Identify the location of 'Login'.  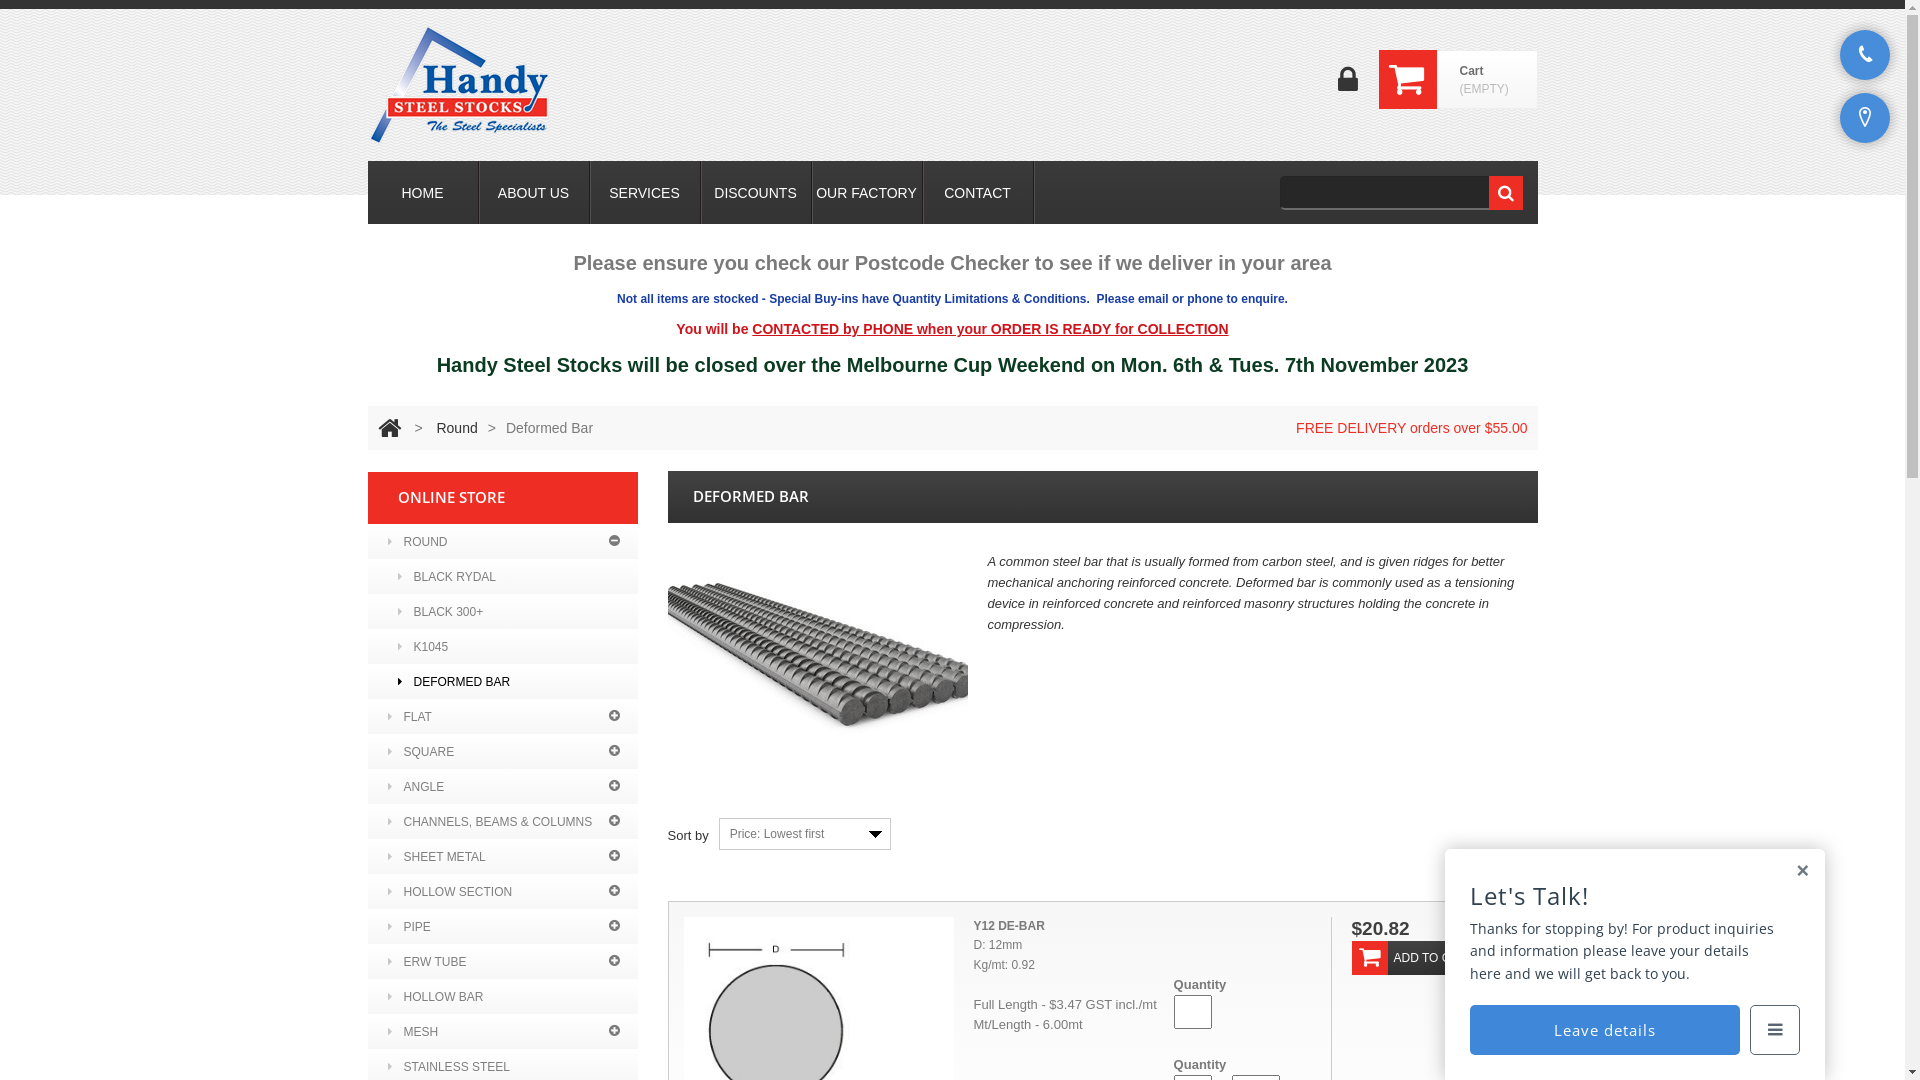
(1338, 85).